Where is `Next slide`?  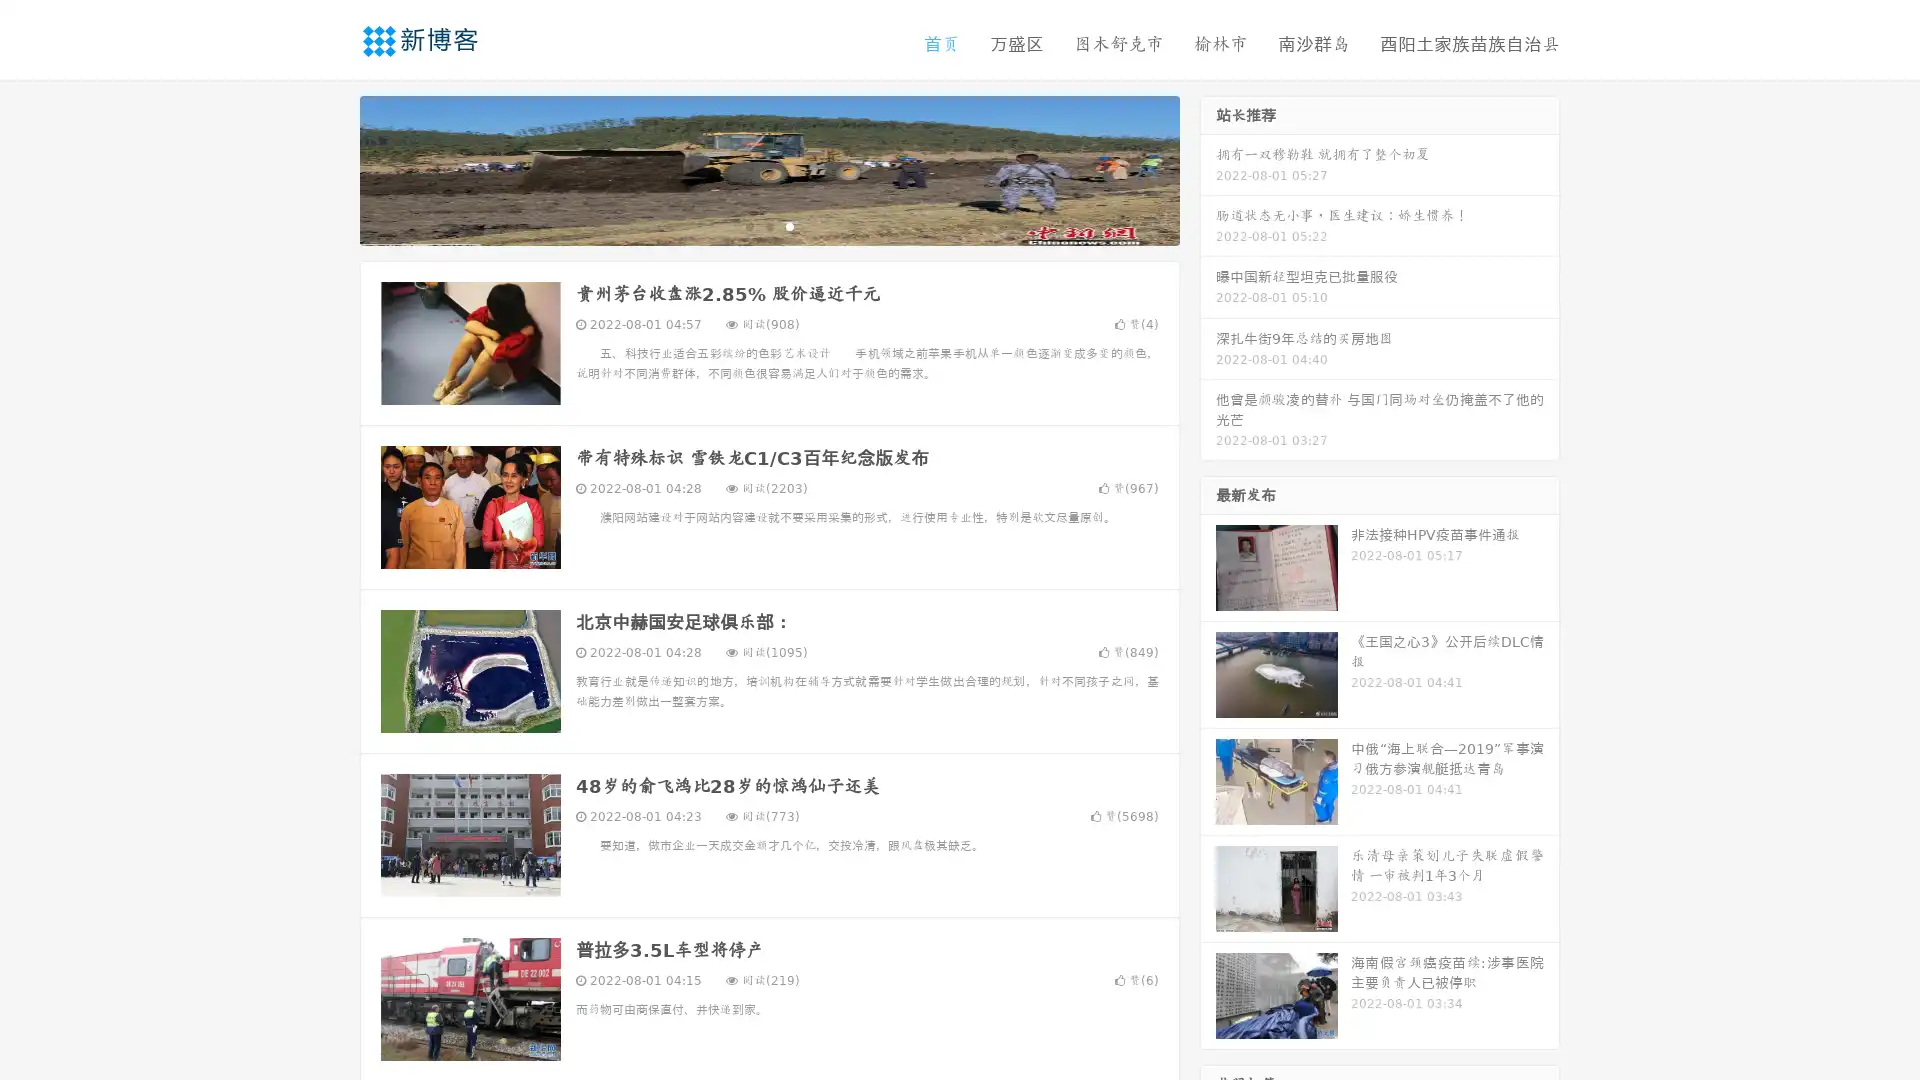 Next slide is located at coordinates (1208, 168).